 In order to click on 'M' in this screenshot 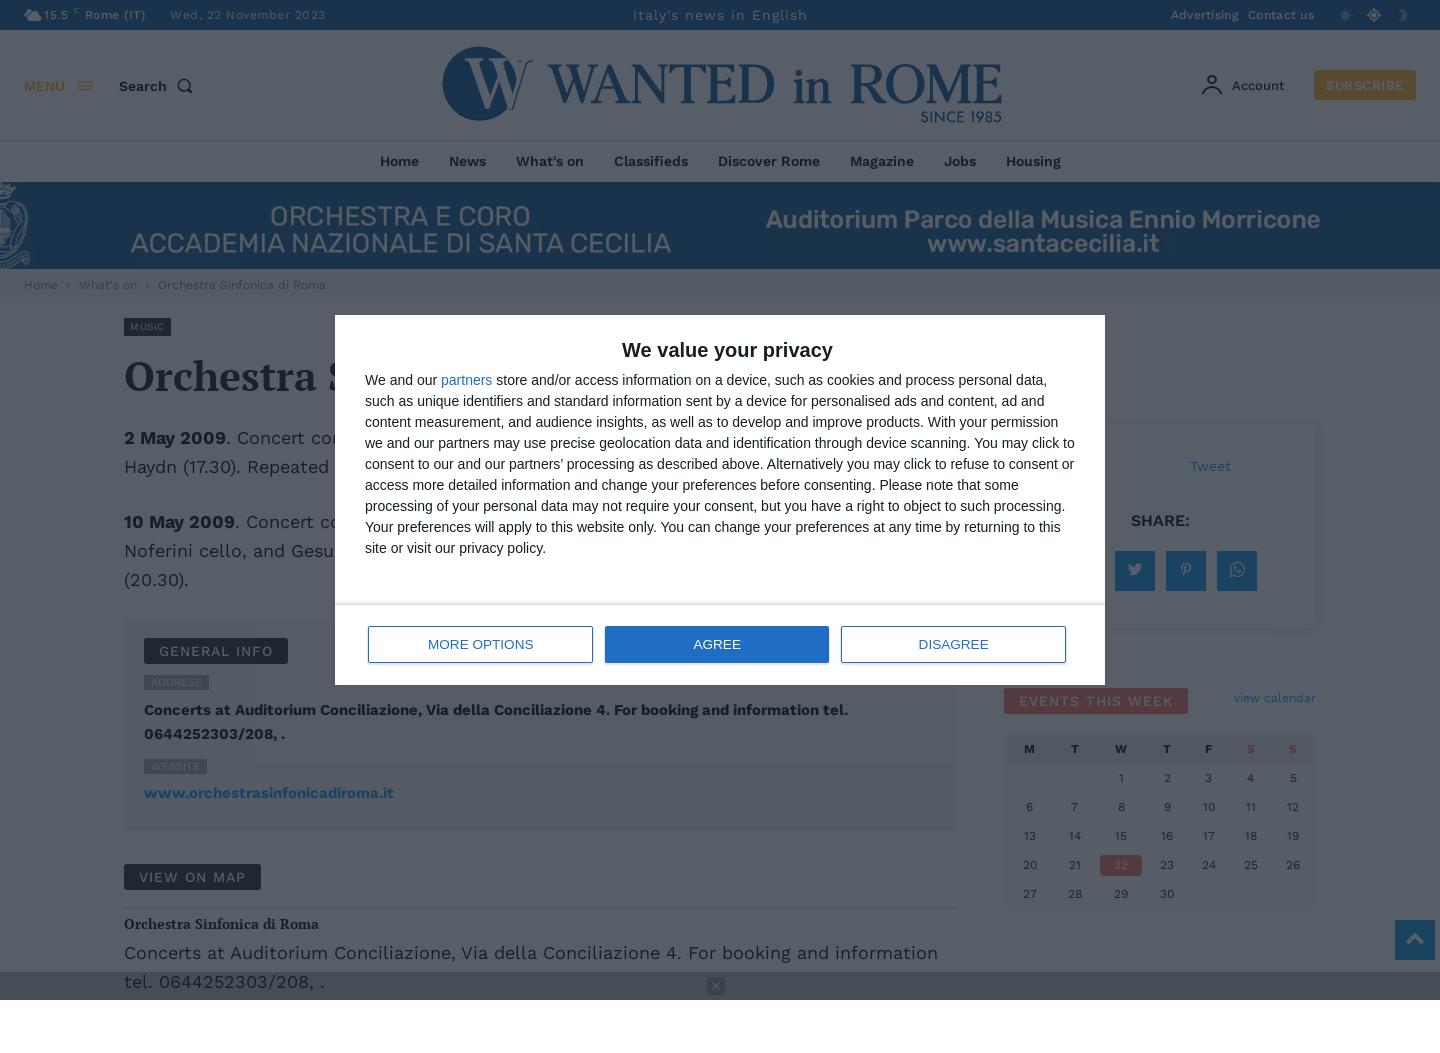, I will do `click(1029, 747)`.